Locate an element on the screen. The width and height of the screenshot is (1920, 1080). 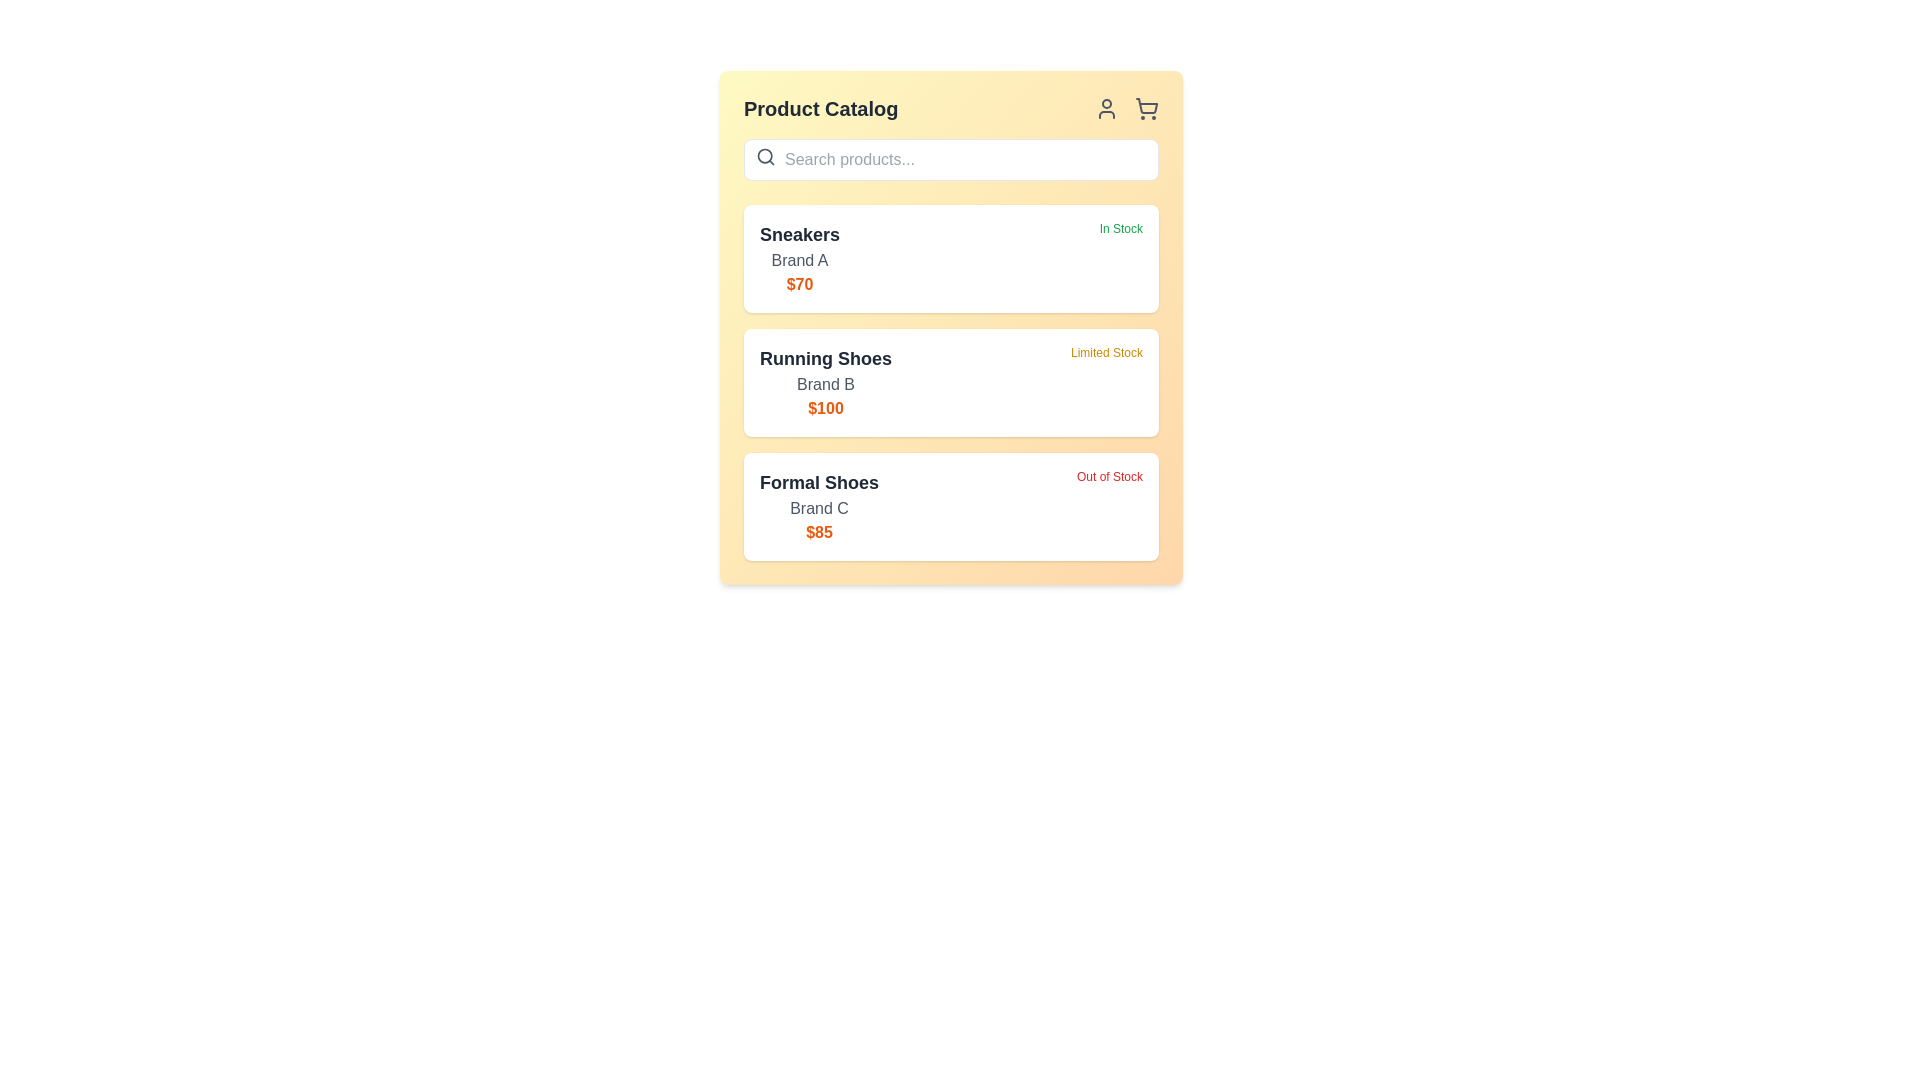
the 'Running Shoes' informational section is located at coordinates (950, 382).